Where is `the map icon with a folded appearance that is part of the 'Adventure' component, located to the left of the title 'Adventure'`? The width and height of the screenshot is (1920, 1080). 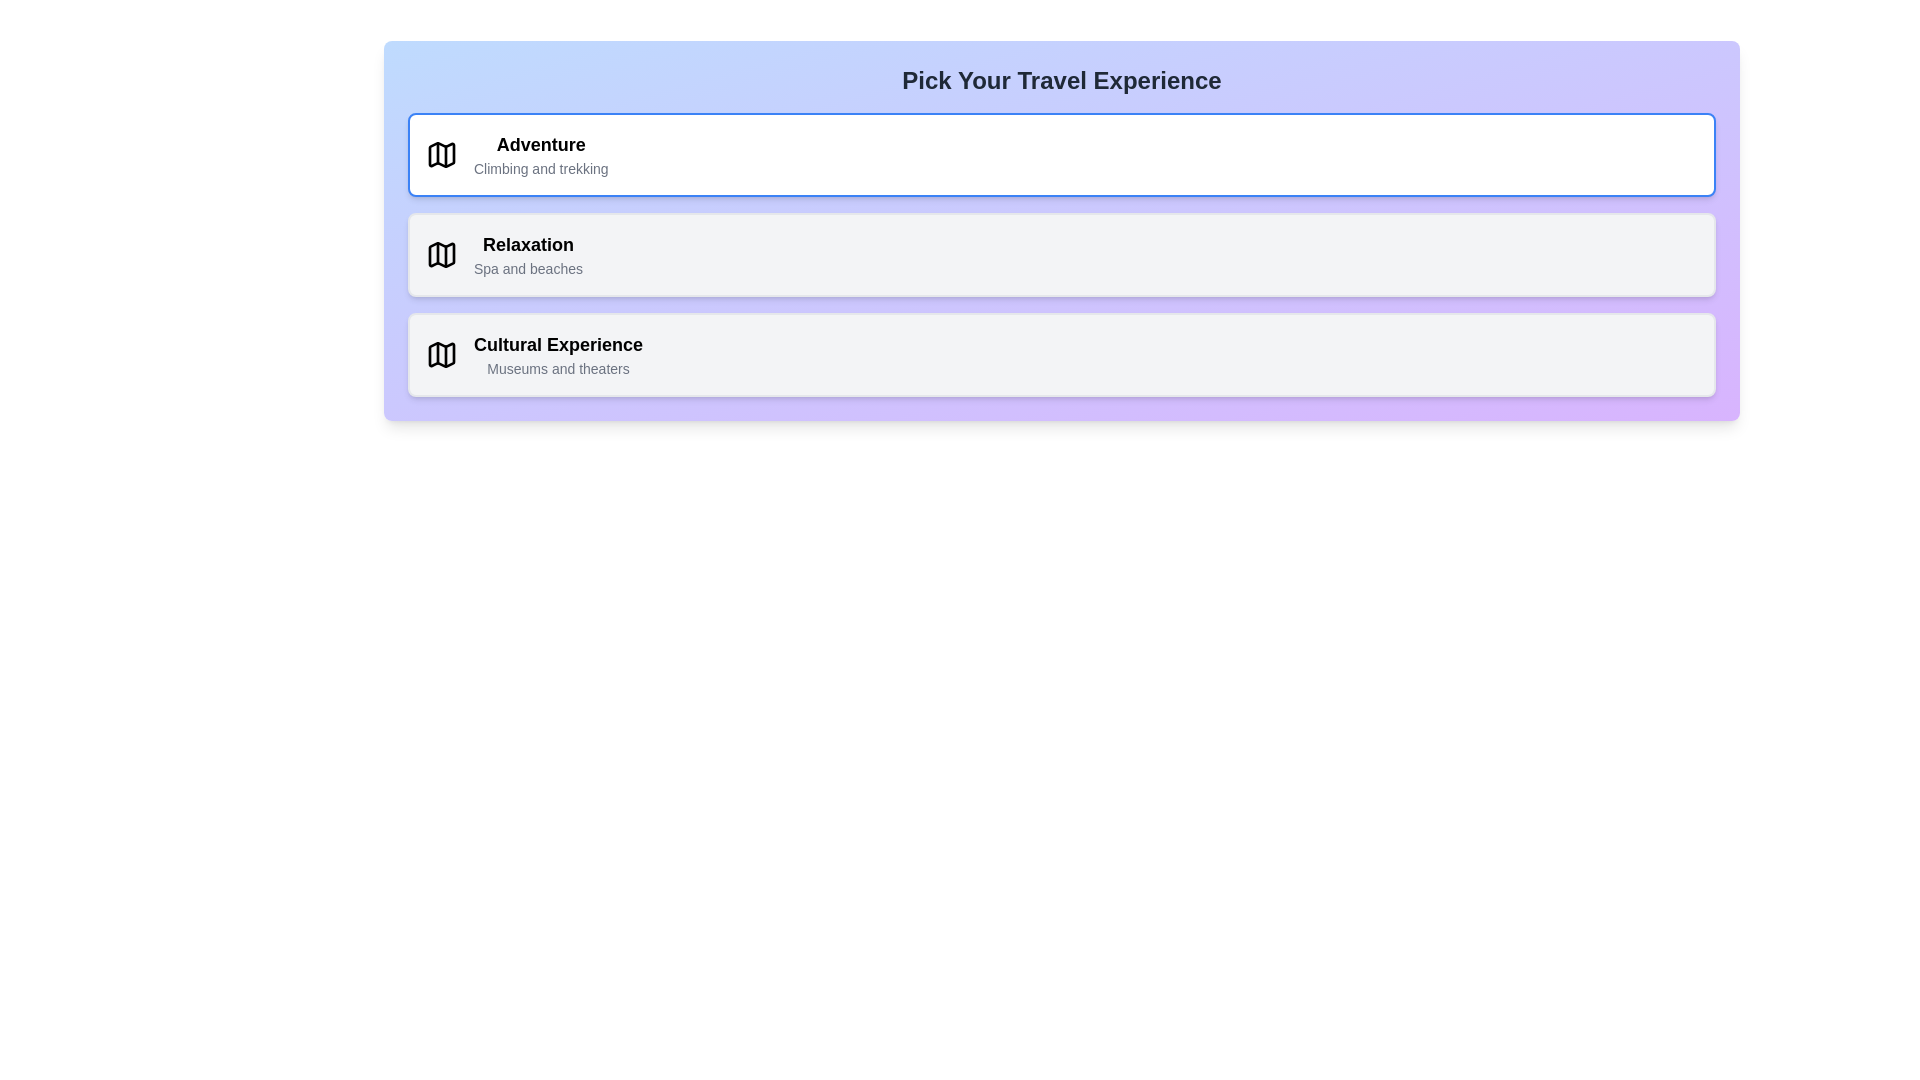
the map icon with a folded appearance that is part of the 'Adventure' component, located to the left of the title 'Adventure' is located at coordinates (440, 153).